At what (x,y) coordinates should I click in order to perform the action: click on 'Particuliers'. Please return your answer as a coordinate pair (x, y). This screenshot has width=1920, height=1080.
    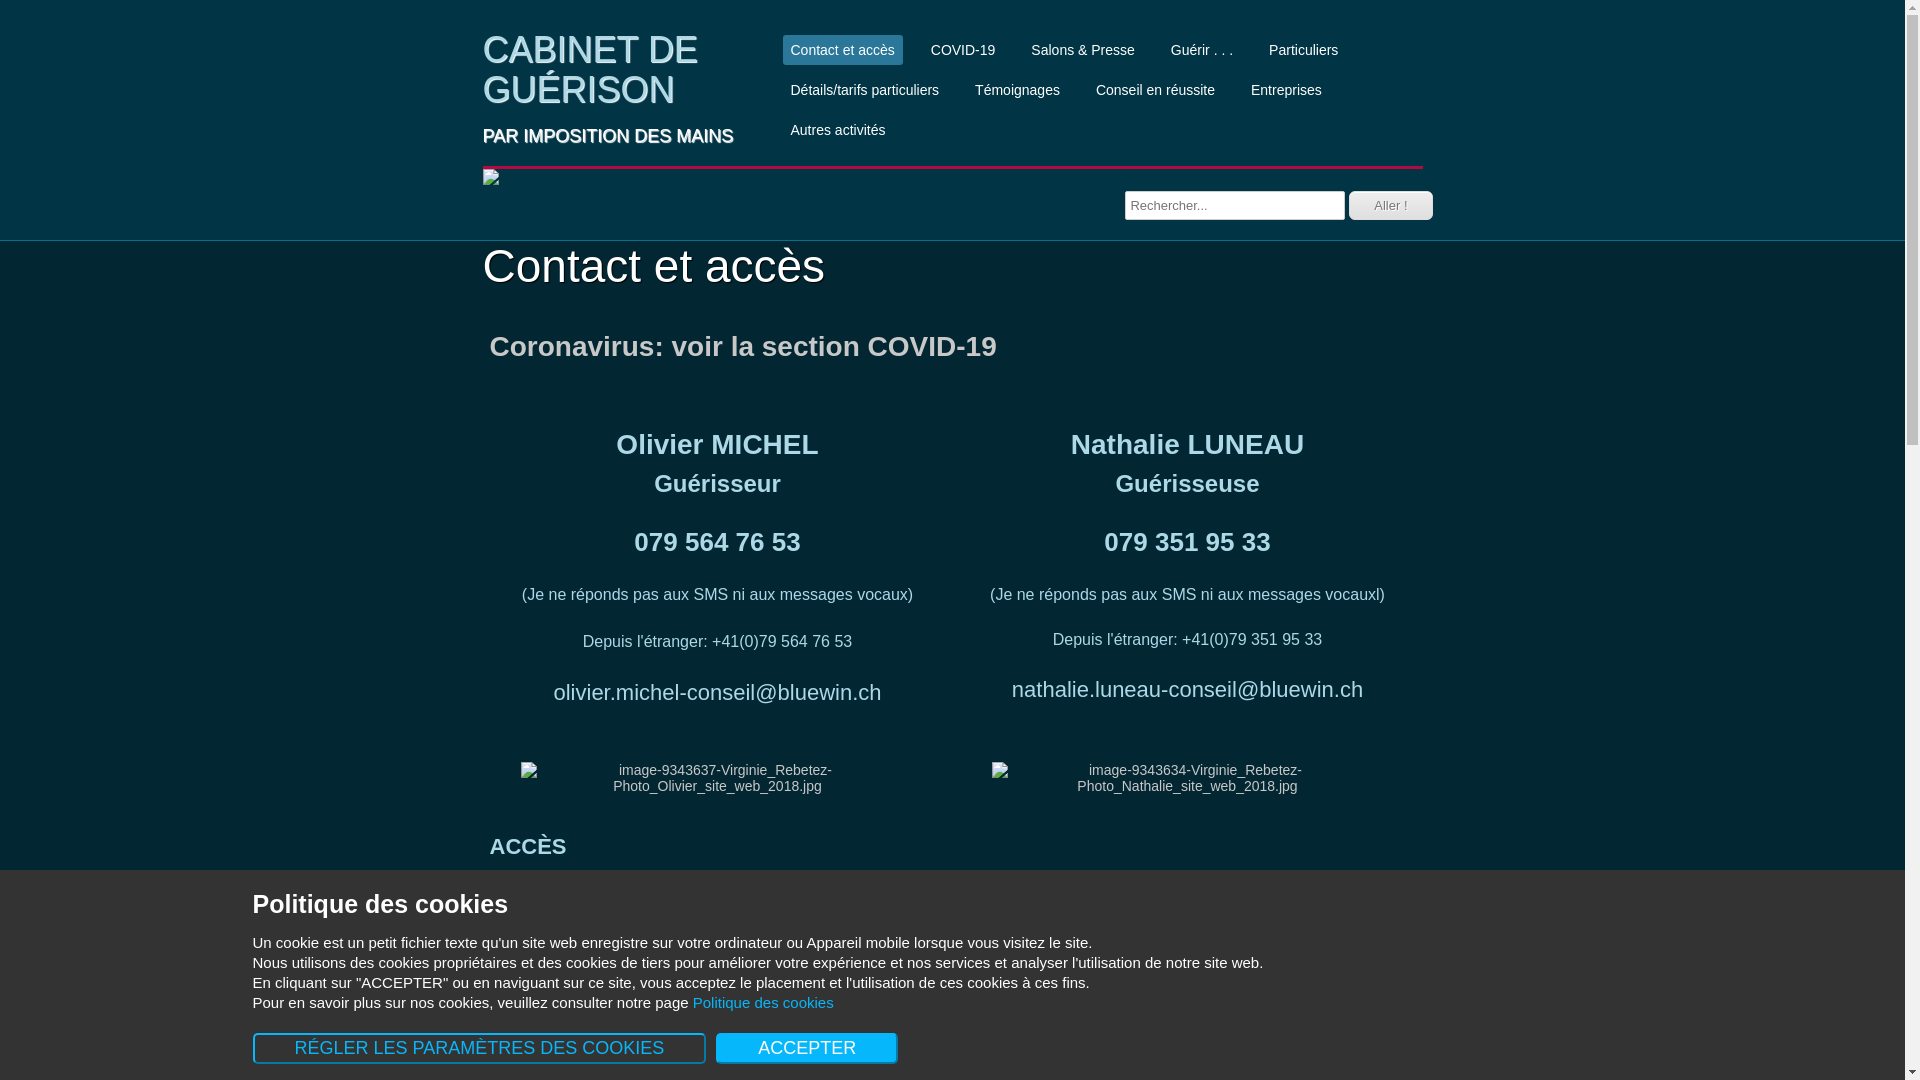
    Looking at the image, I should click on (1303, 49).